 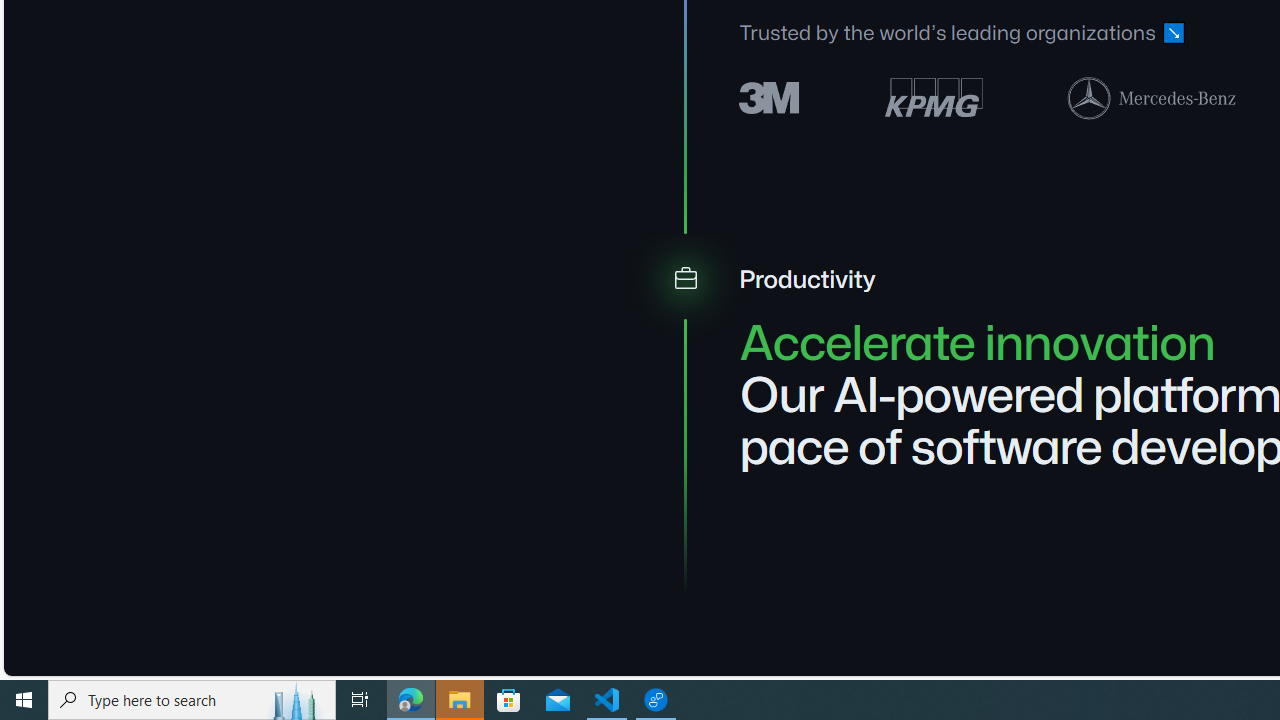 What do you see at coordinates (768, 97) in the screenshot?
I see `'3M logo'` at bounding box center [768, 97].